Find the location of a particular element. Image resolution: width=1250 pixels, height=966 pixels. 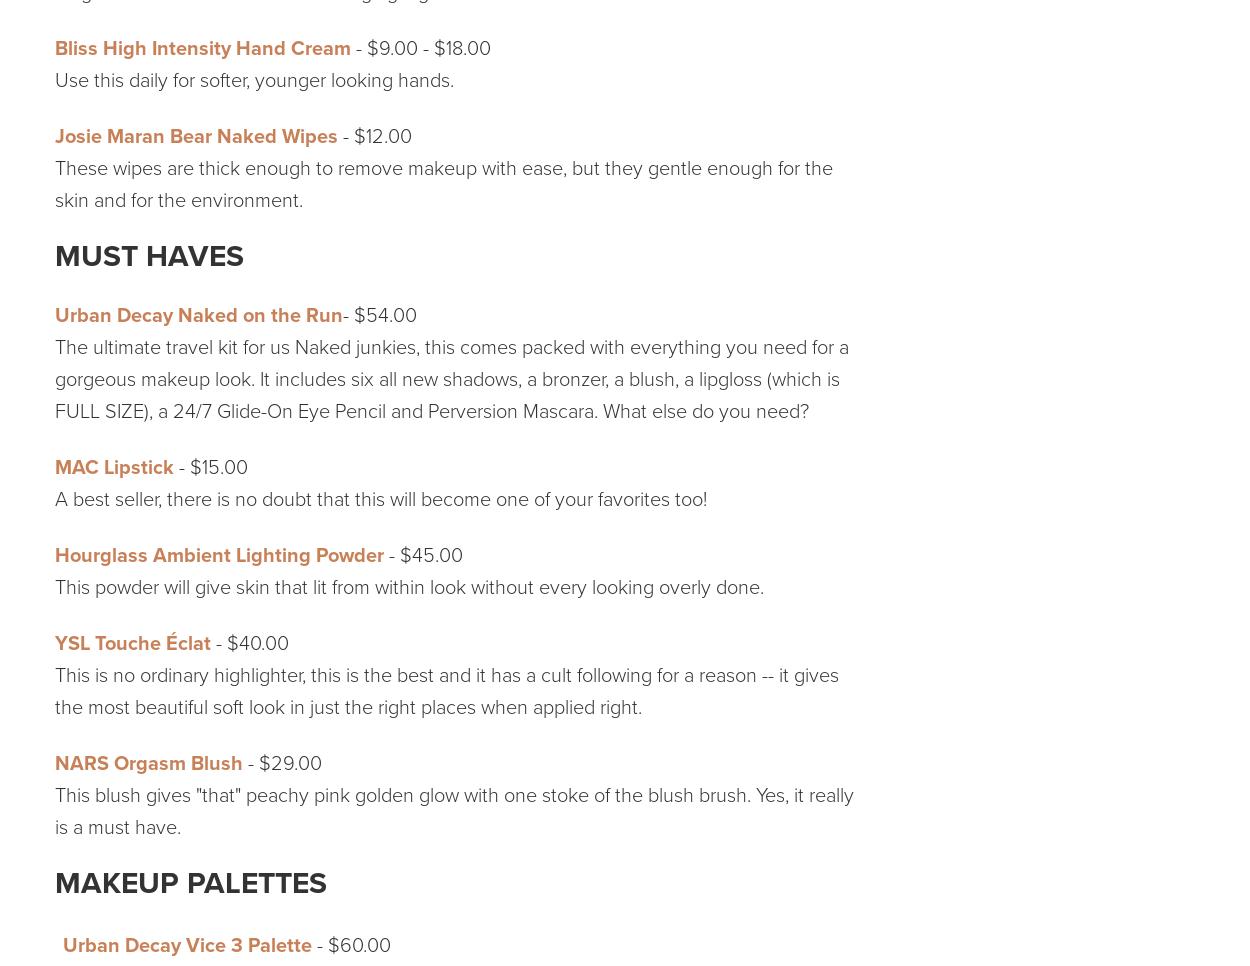

'This  is no ordinary highlighter, this is the best and it has a cult  following for a reason -- it gives the most beautiful soft look in just  the right places when applied right.' is located at coordinates (445, 690).